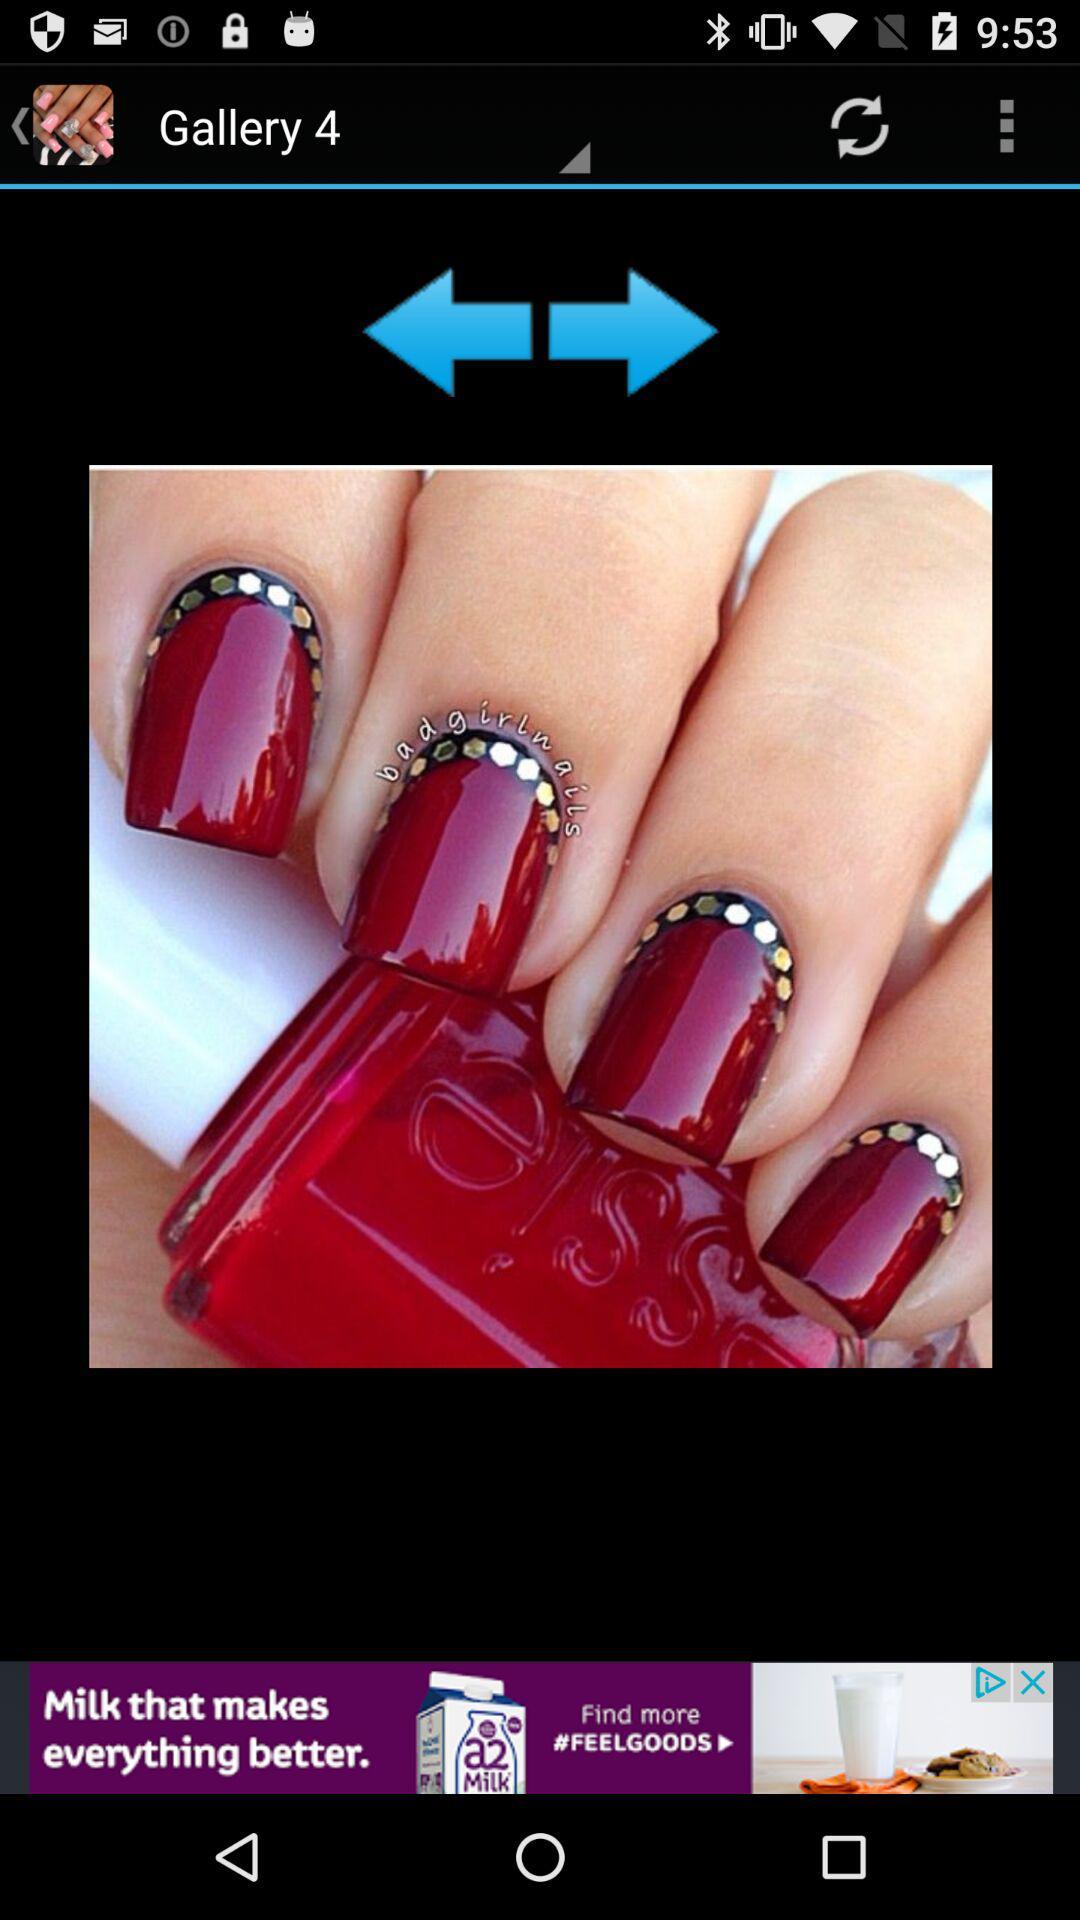 The width and height of the screenshot is (1080, 1920). I want to click on makeup kit, so click(540, 924).